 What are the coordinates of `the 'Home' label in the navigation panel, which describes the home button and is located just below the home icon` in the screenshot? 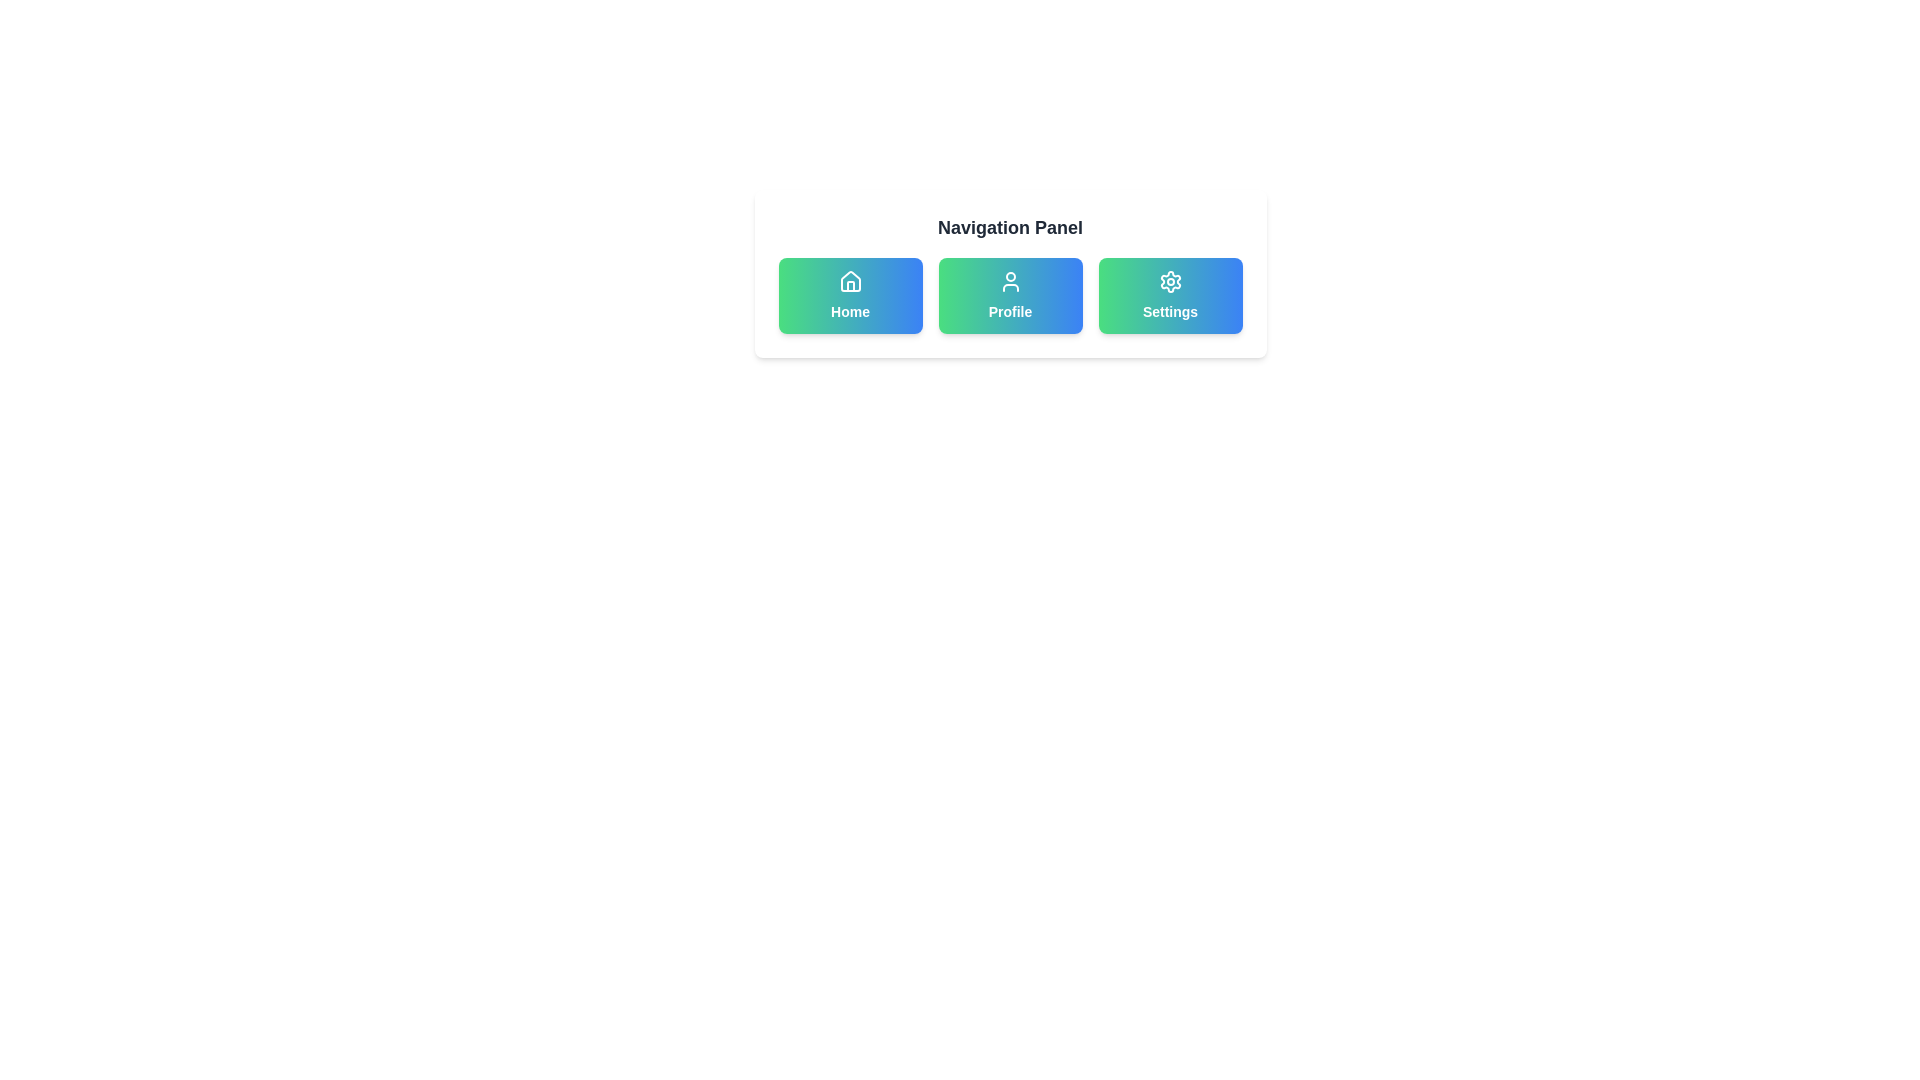 It's located at (850, 312).